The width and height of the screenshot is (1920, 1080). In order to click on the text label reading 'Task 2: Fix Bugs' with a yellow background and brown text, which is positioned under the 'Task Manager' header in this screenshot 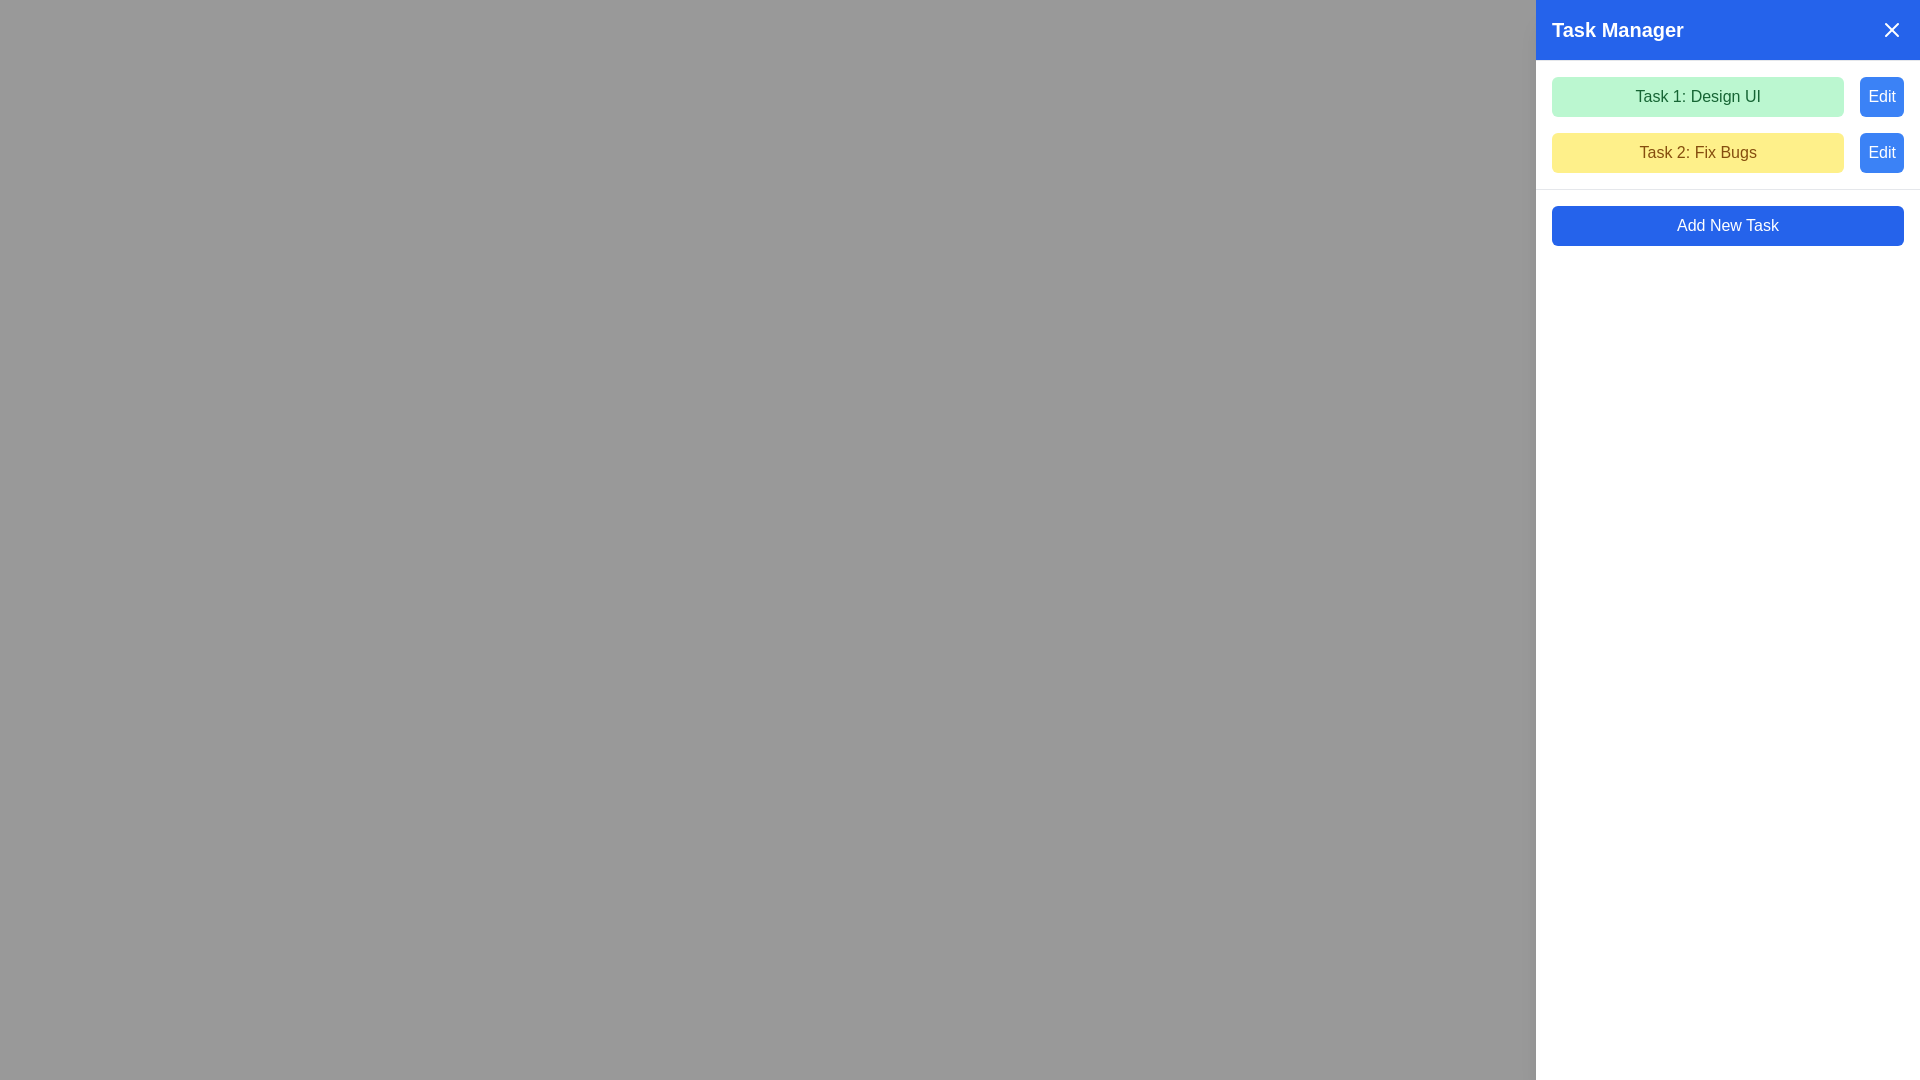, I will do `click(1697, 152)`.